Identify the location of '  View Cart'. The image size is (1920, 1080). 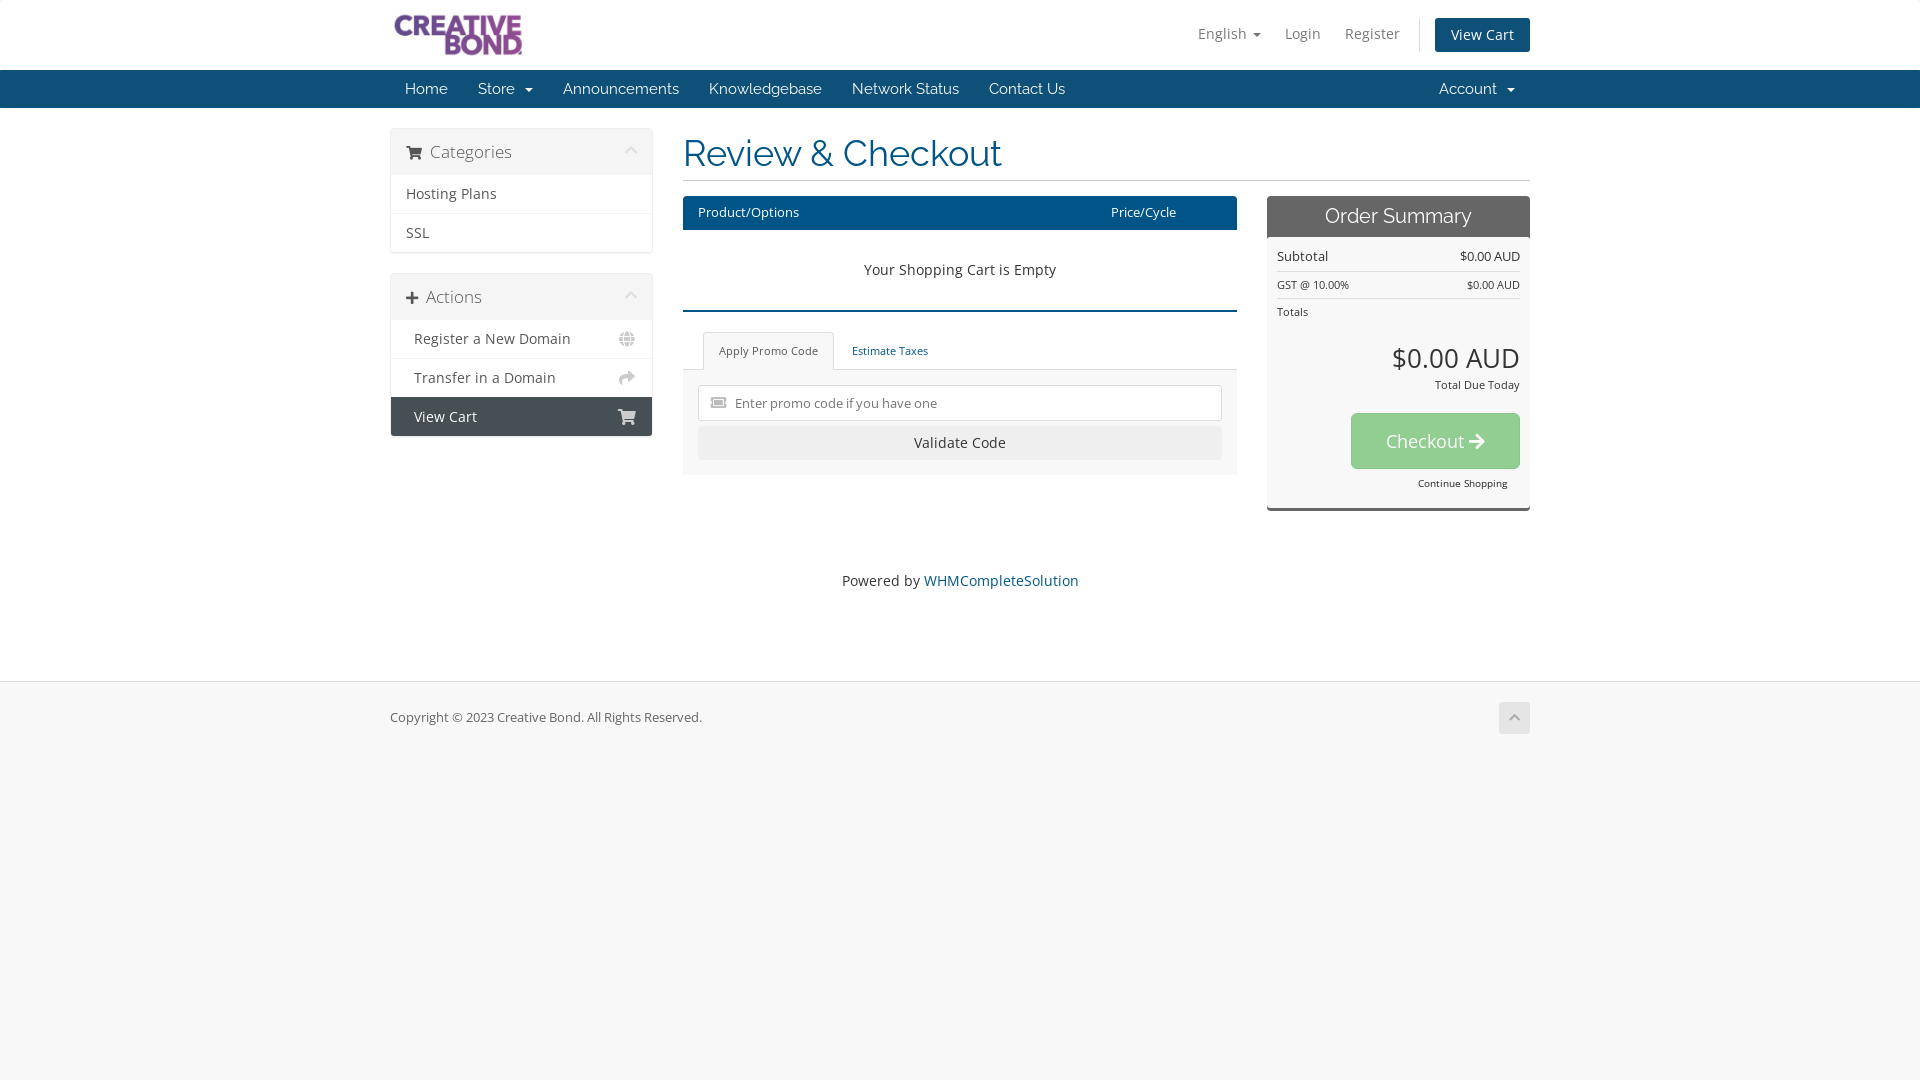
(521, 415).